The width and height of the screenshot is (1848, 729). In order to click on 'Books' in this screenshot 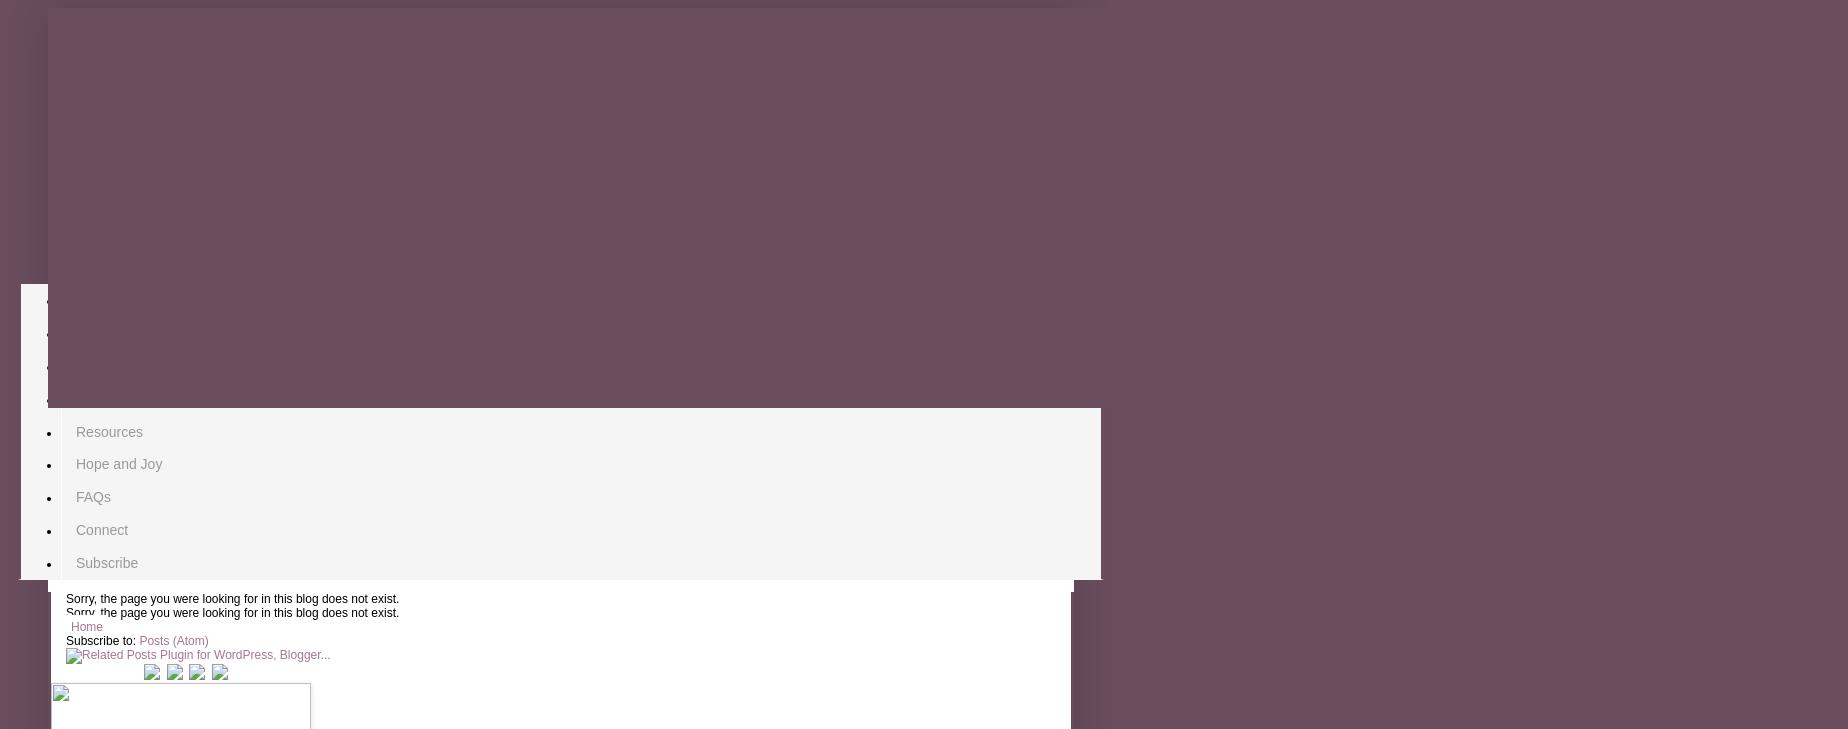, I will do `click(75, 364)`.